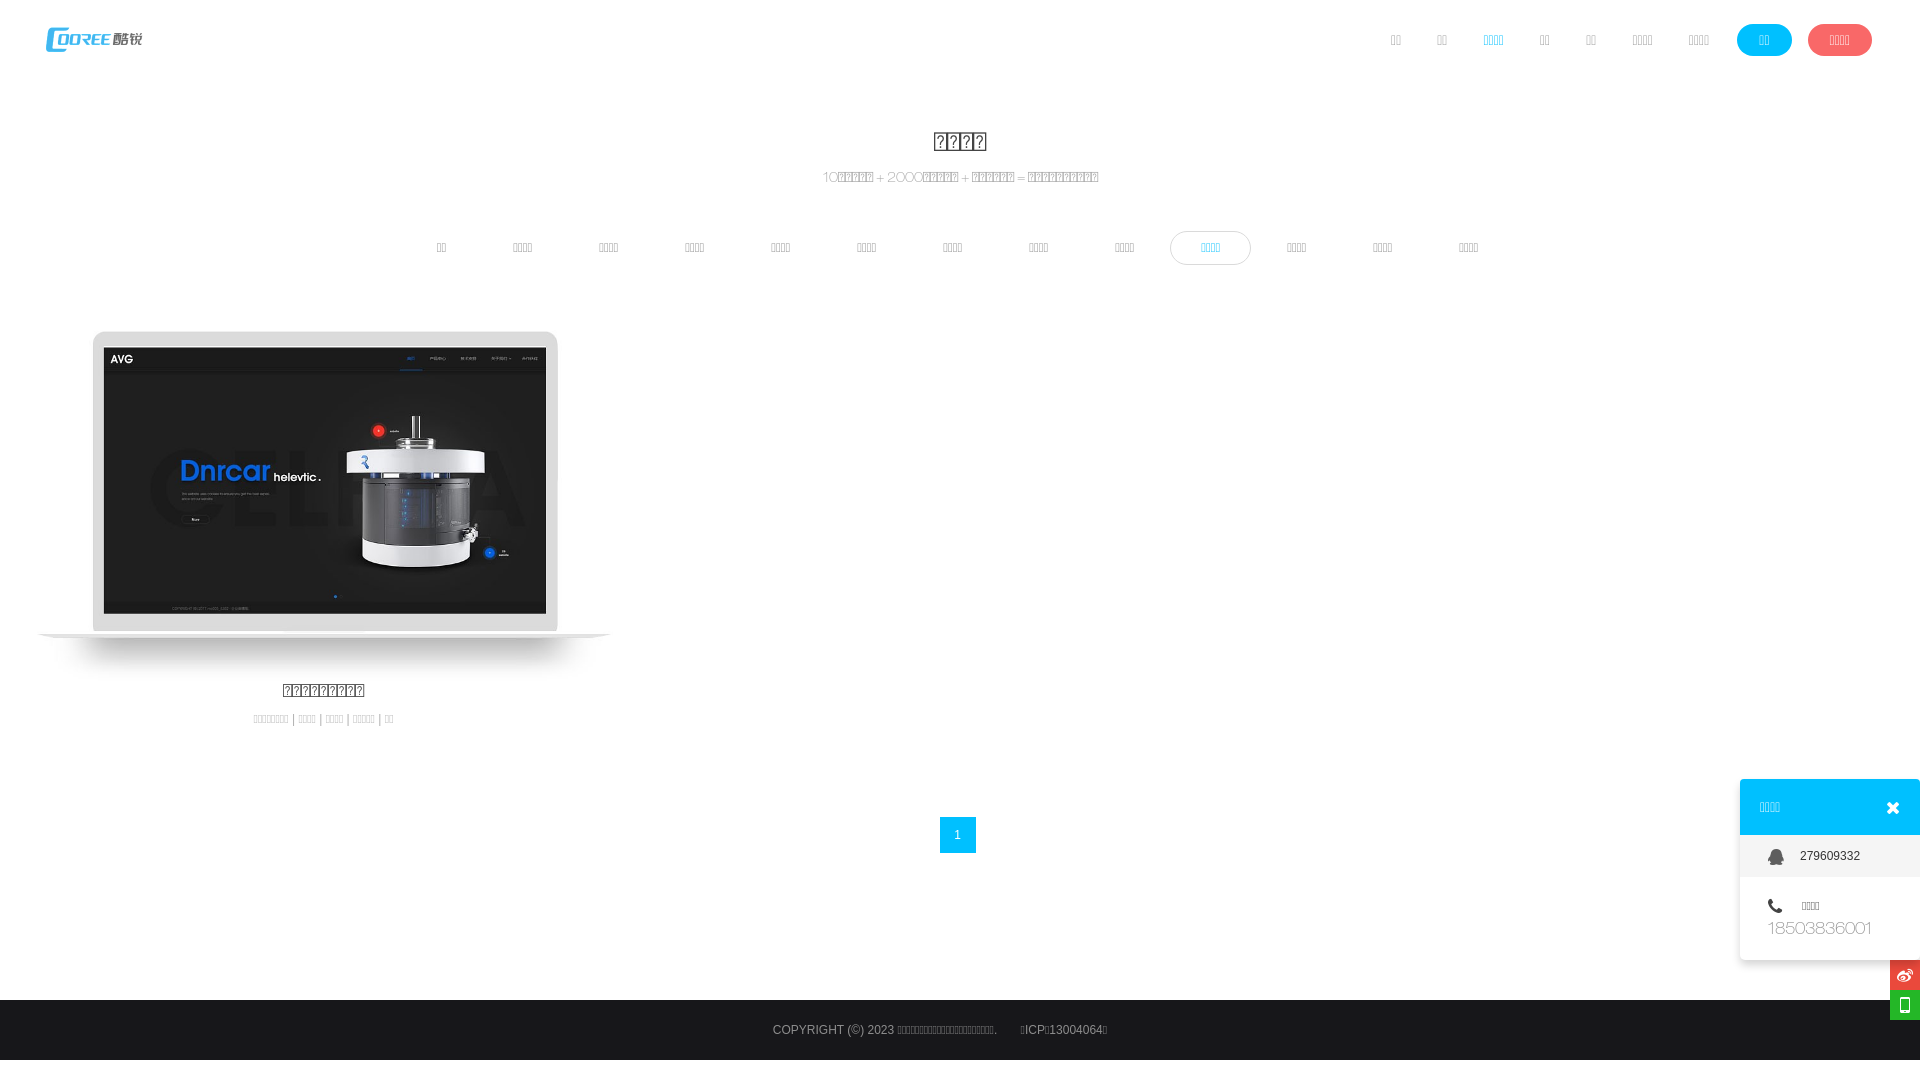 The height and width of the screenshot is (1080, 1920). What do you see at coordinates (939, 834) in the screenshot?
I see `'1'` at bounding box center [939, 834].